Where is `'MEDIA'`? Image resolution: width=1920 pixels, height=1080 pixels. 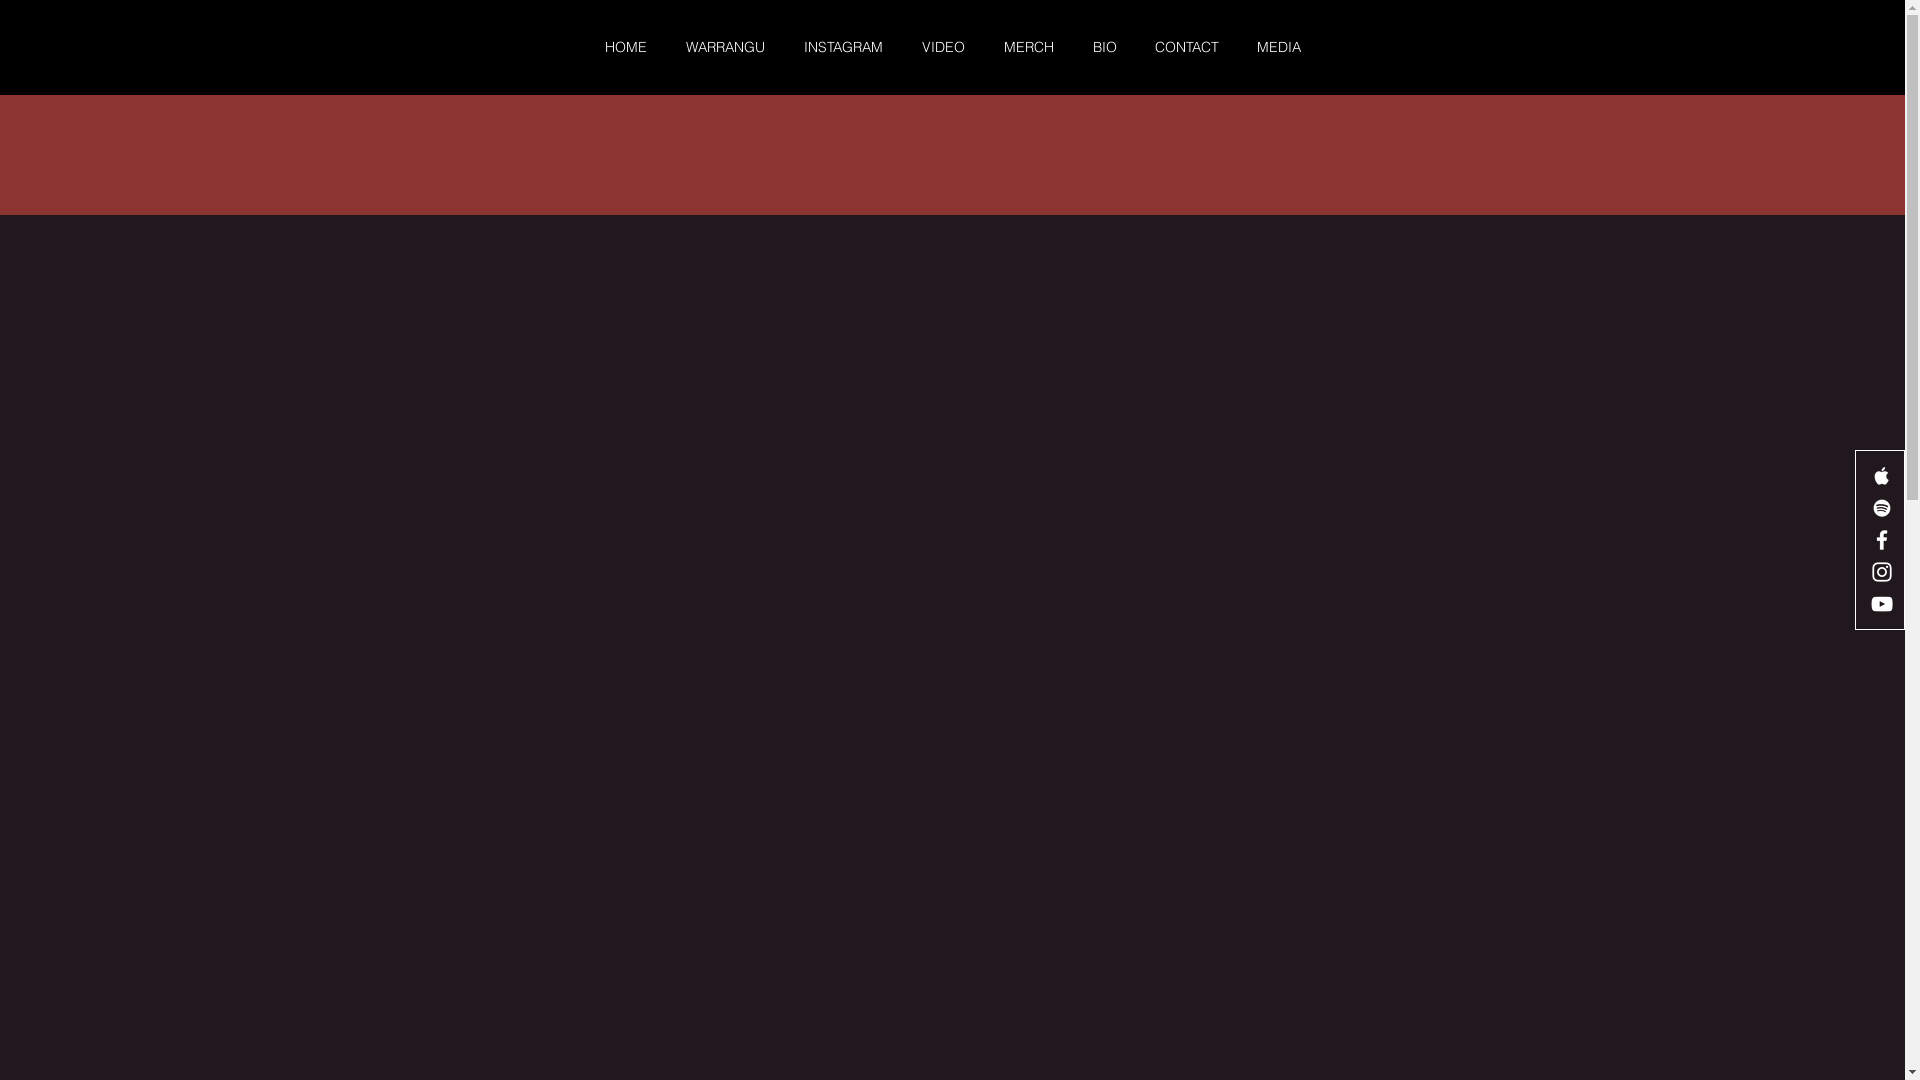 'MEDIA' is located at coordinates (1277, 46).